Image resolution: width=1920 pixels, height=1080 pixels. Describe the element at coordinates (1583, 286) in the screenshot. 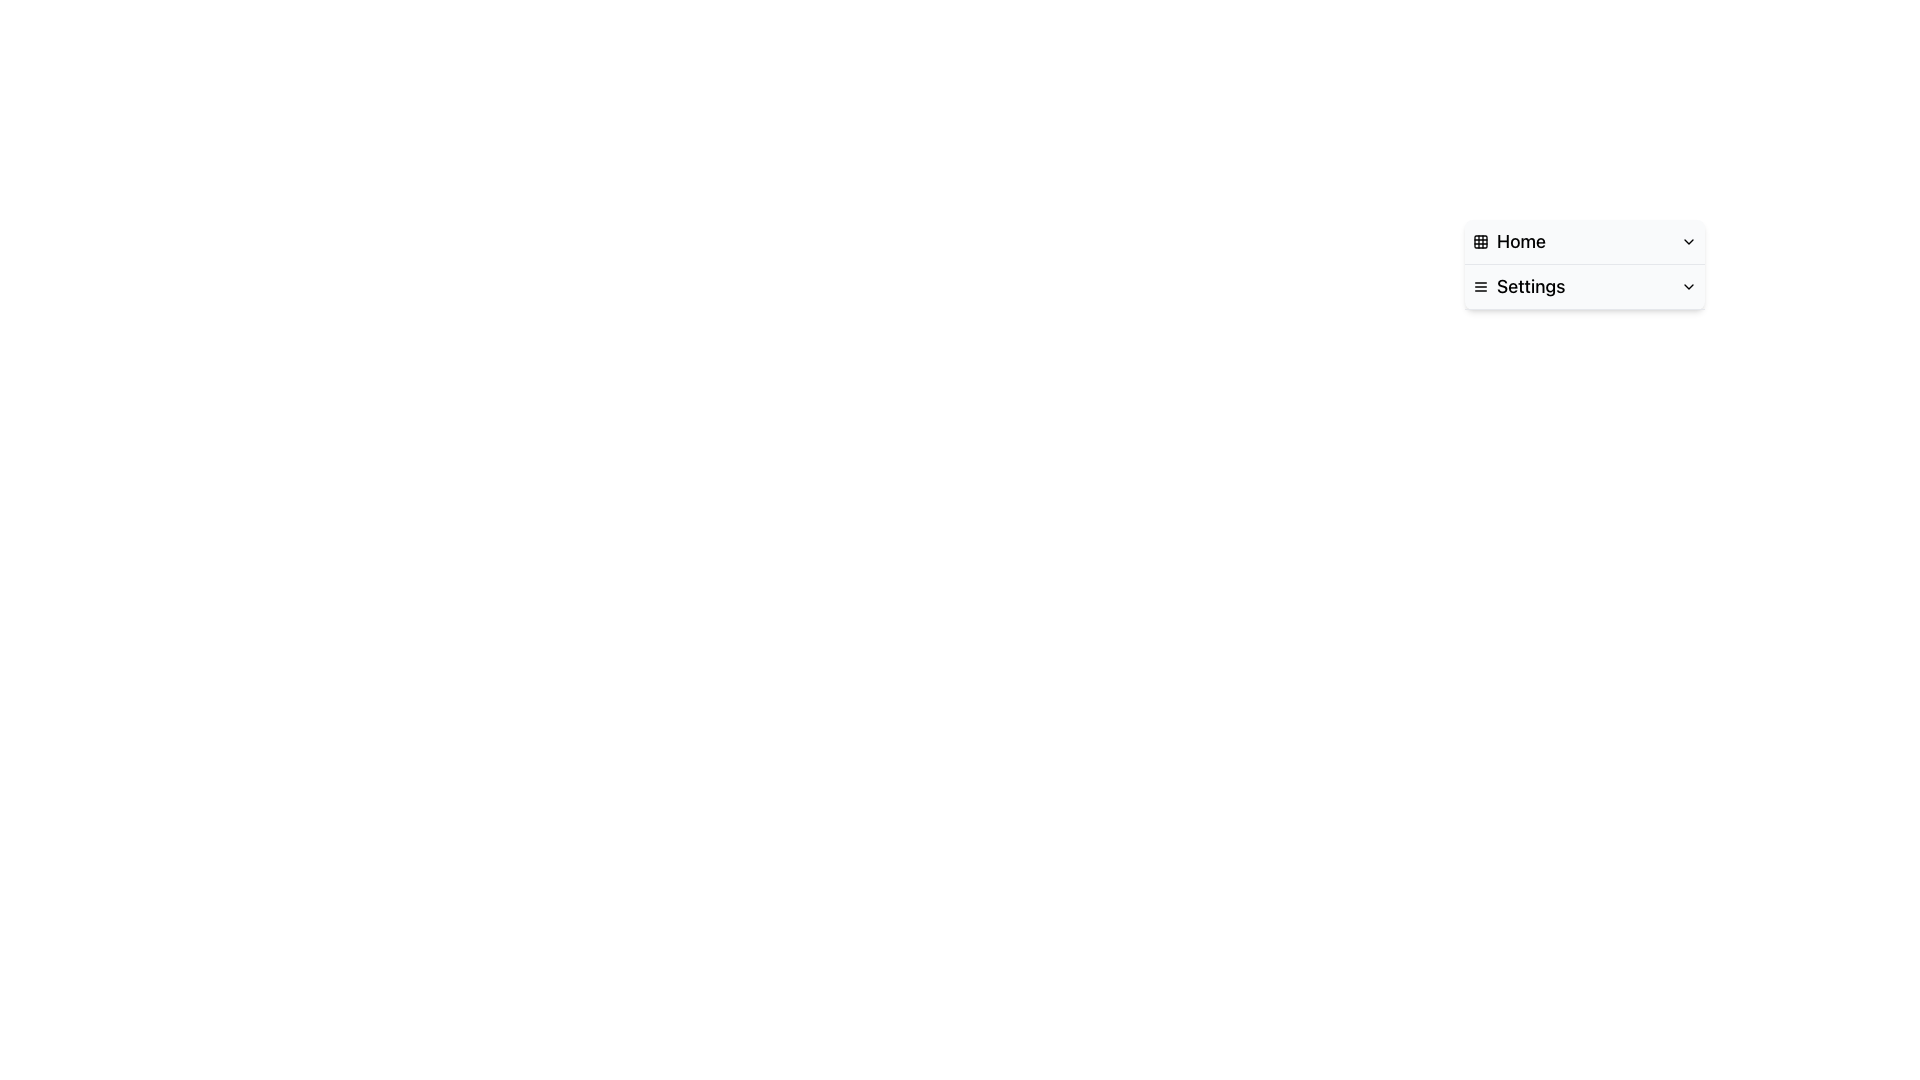

I see `the second navigation button below the 'Home' button` at that location.